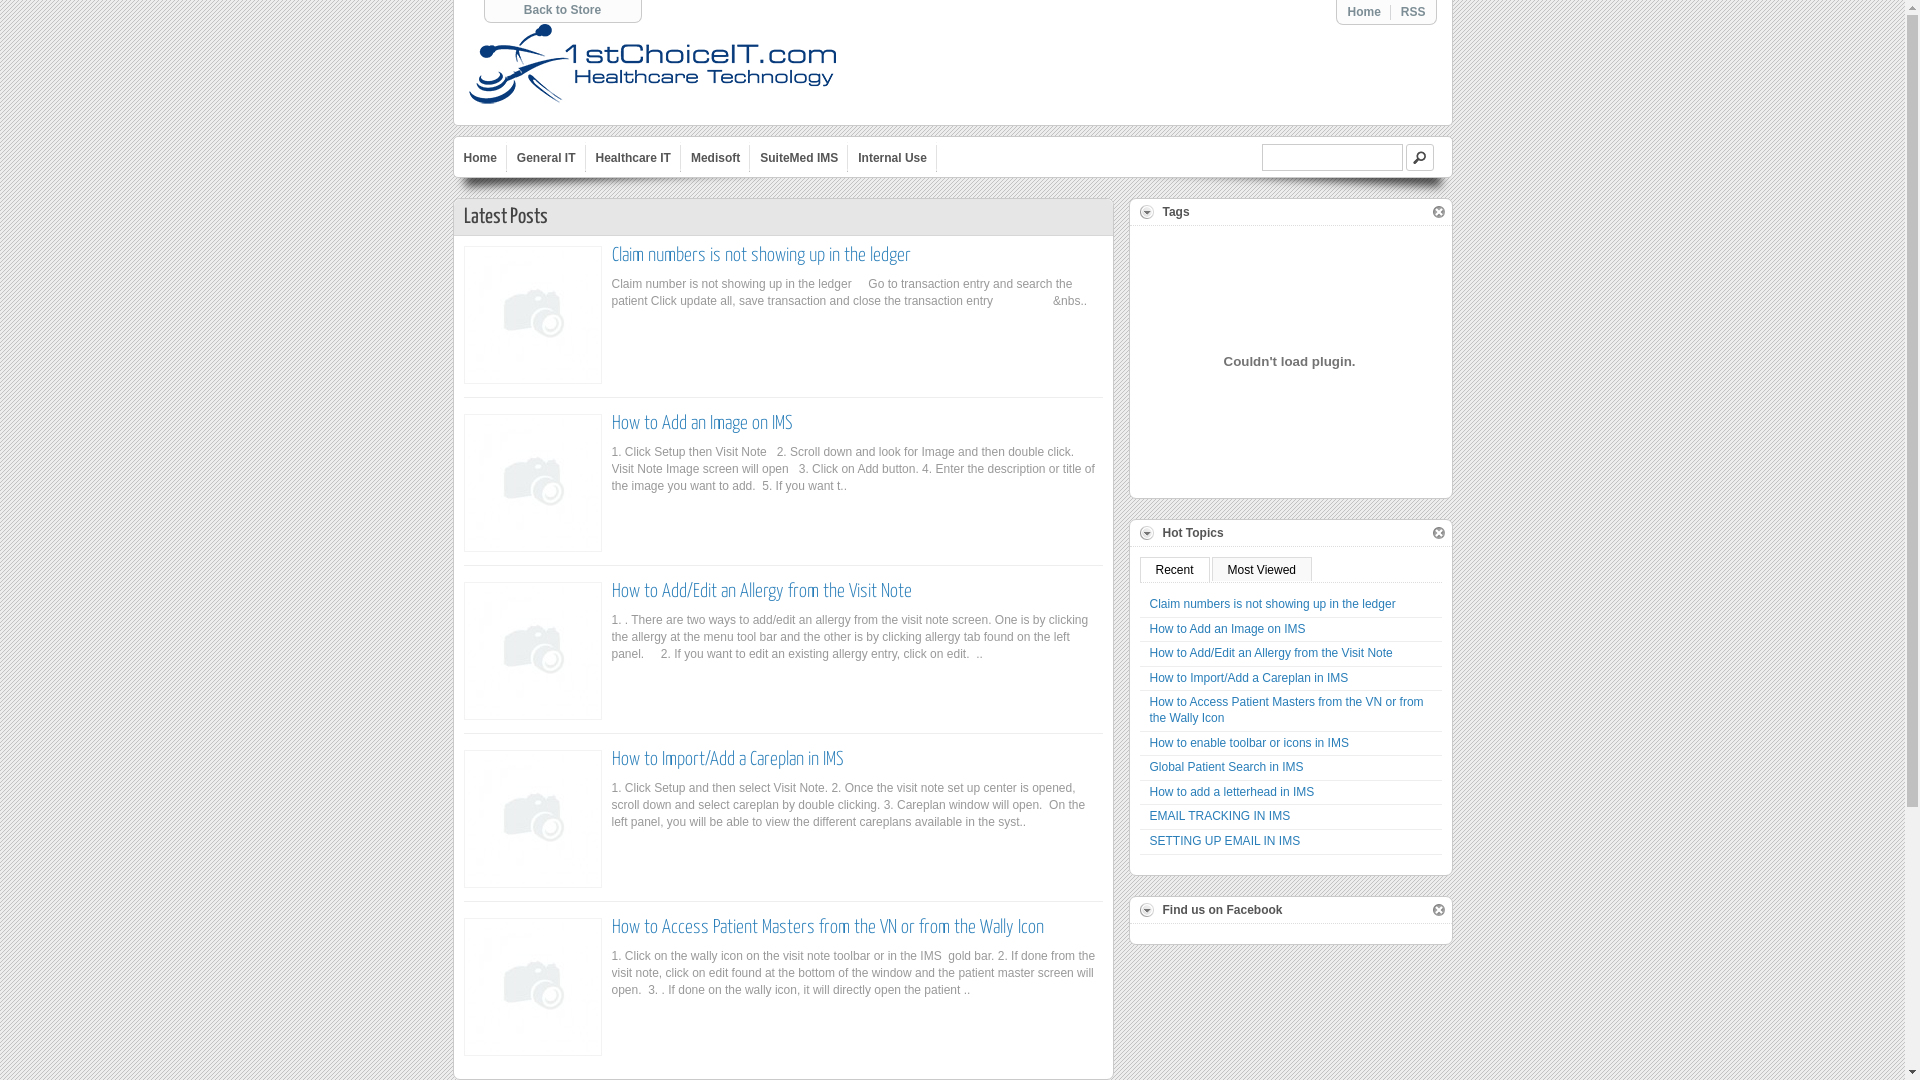 The width and height of the screenshot is (1920, 1080). I want to click on 'SETTING UP EMAIL IN IMS', so click(1291, 842).